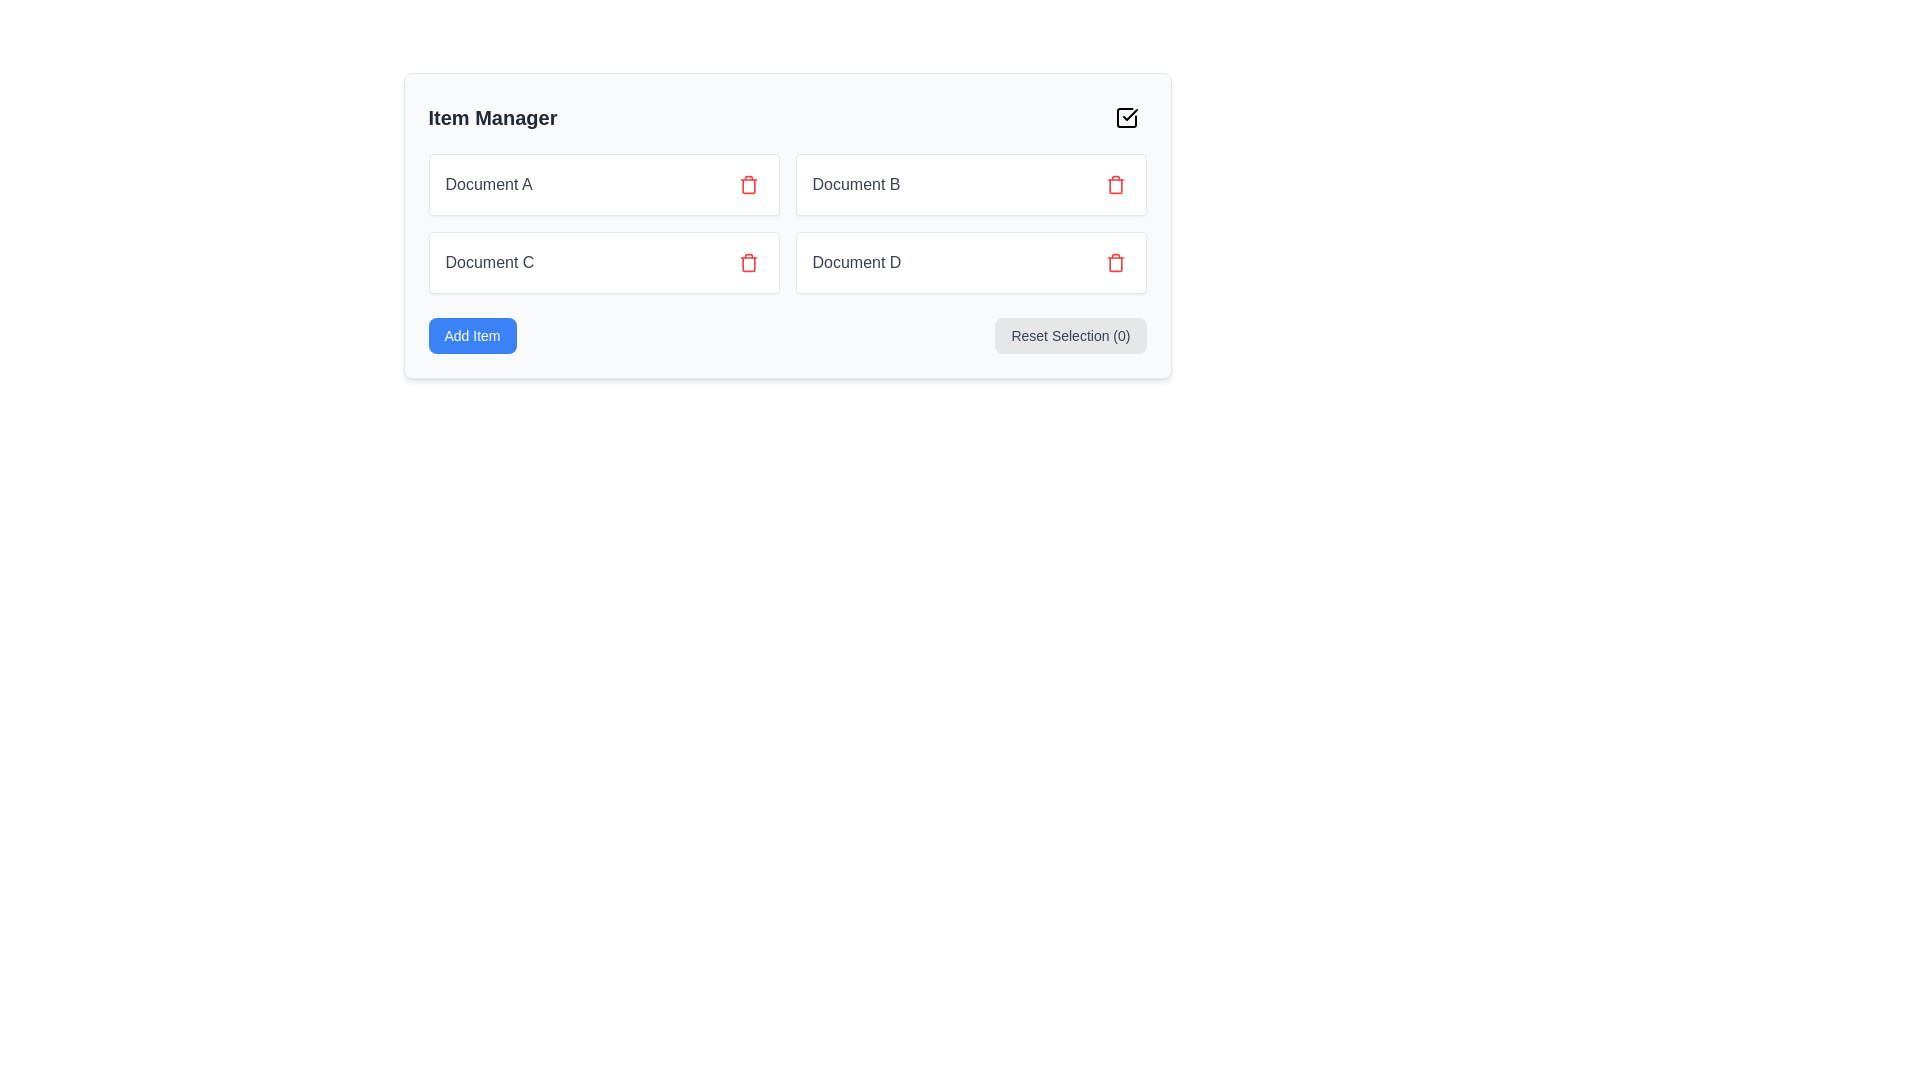  Describe the element at coordinates (747, 261) in the screenshot. I see `the small square button with a red border and a trash can icon located to the right of the text 'Document C'` at that location.